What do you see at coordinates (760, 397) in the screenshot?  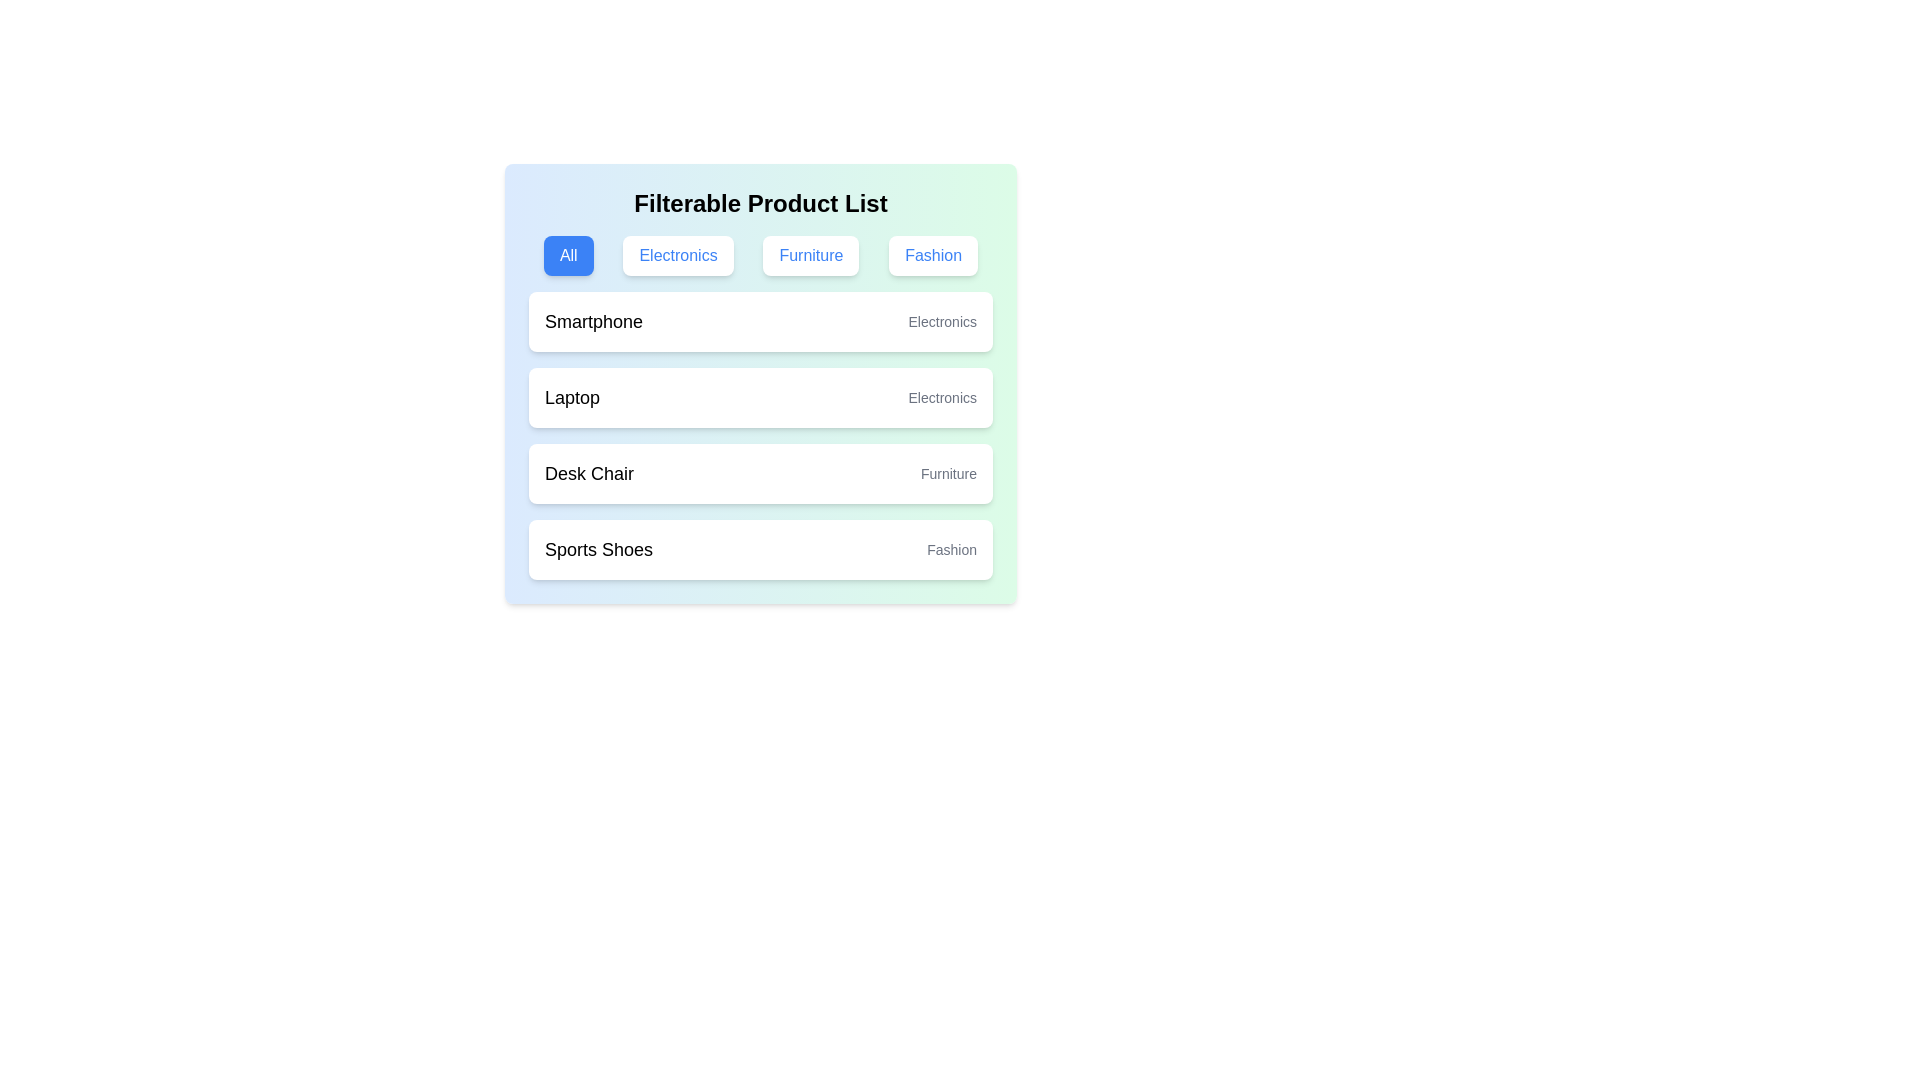 I see `the product list item Laptop` at bounding box center [760, 397].